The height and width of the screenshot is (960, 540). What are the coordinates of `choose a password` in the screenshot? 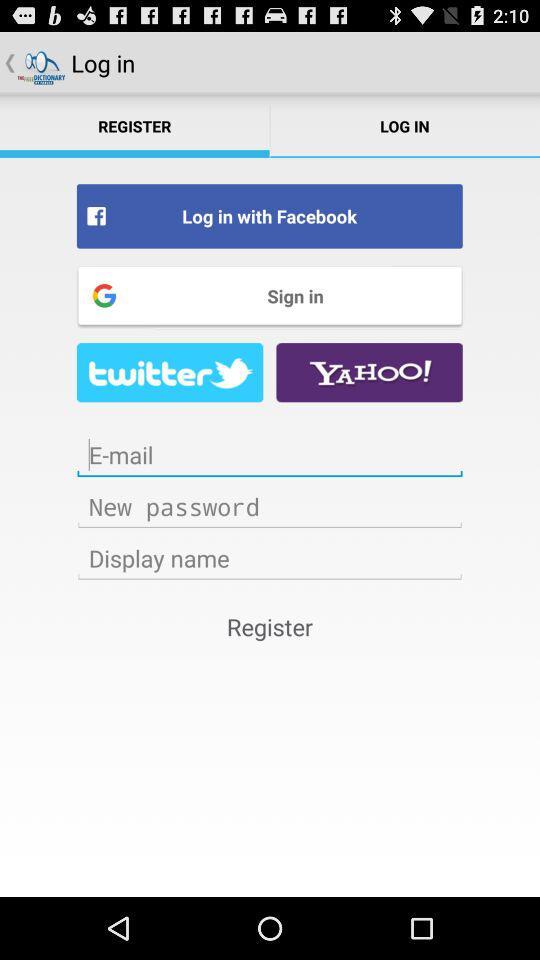 It's located at (270, 505).